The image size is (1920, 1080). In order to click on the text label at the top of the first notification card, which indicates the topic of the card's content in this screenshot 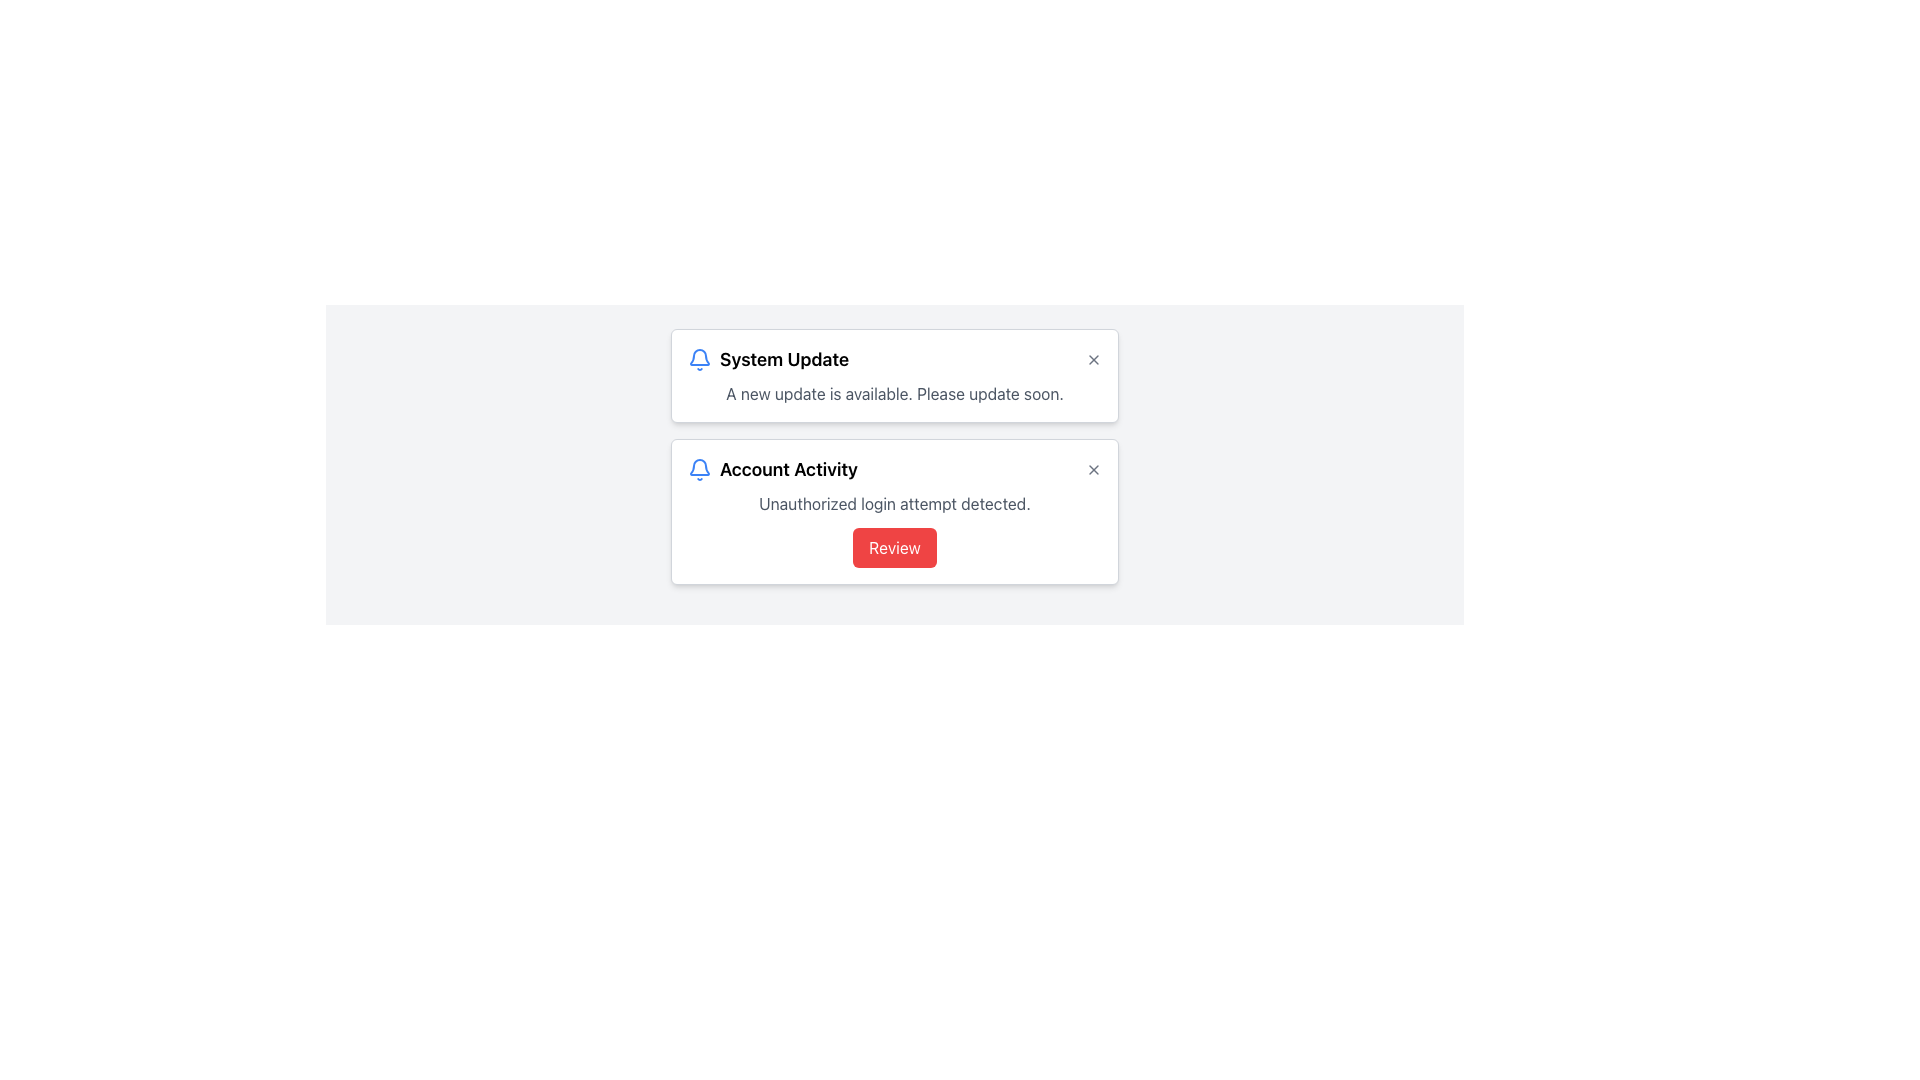, I will do `click(783, 358)`.